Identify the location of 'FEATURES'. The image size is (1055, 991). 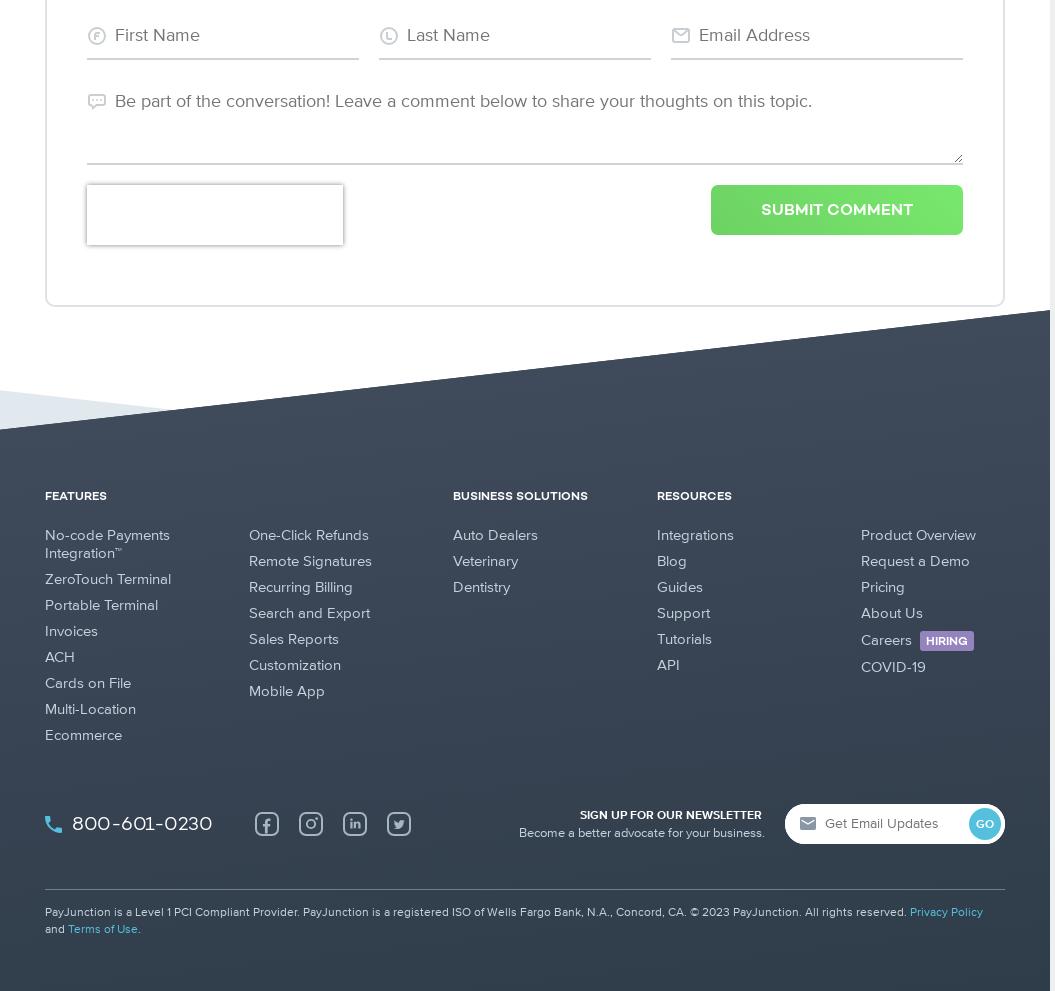
(74, 496).